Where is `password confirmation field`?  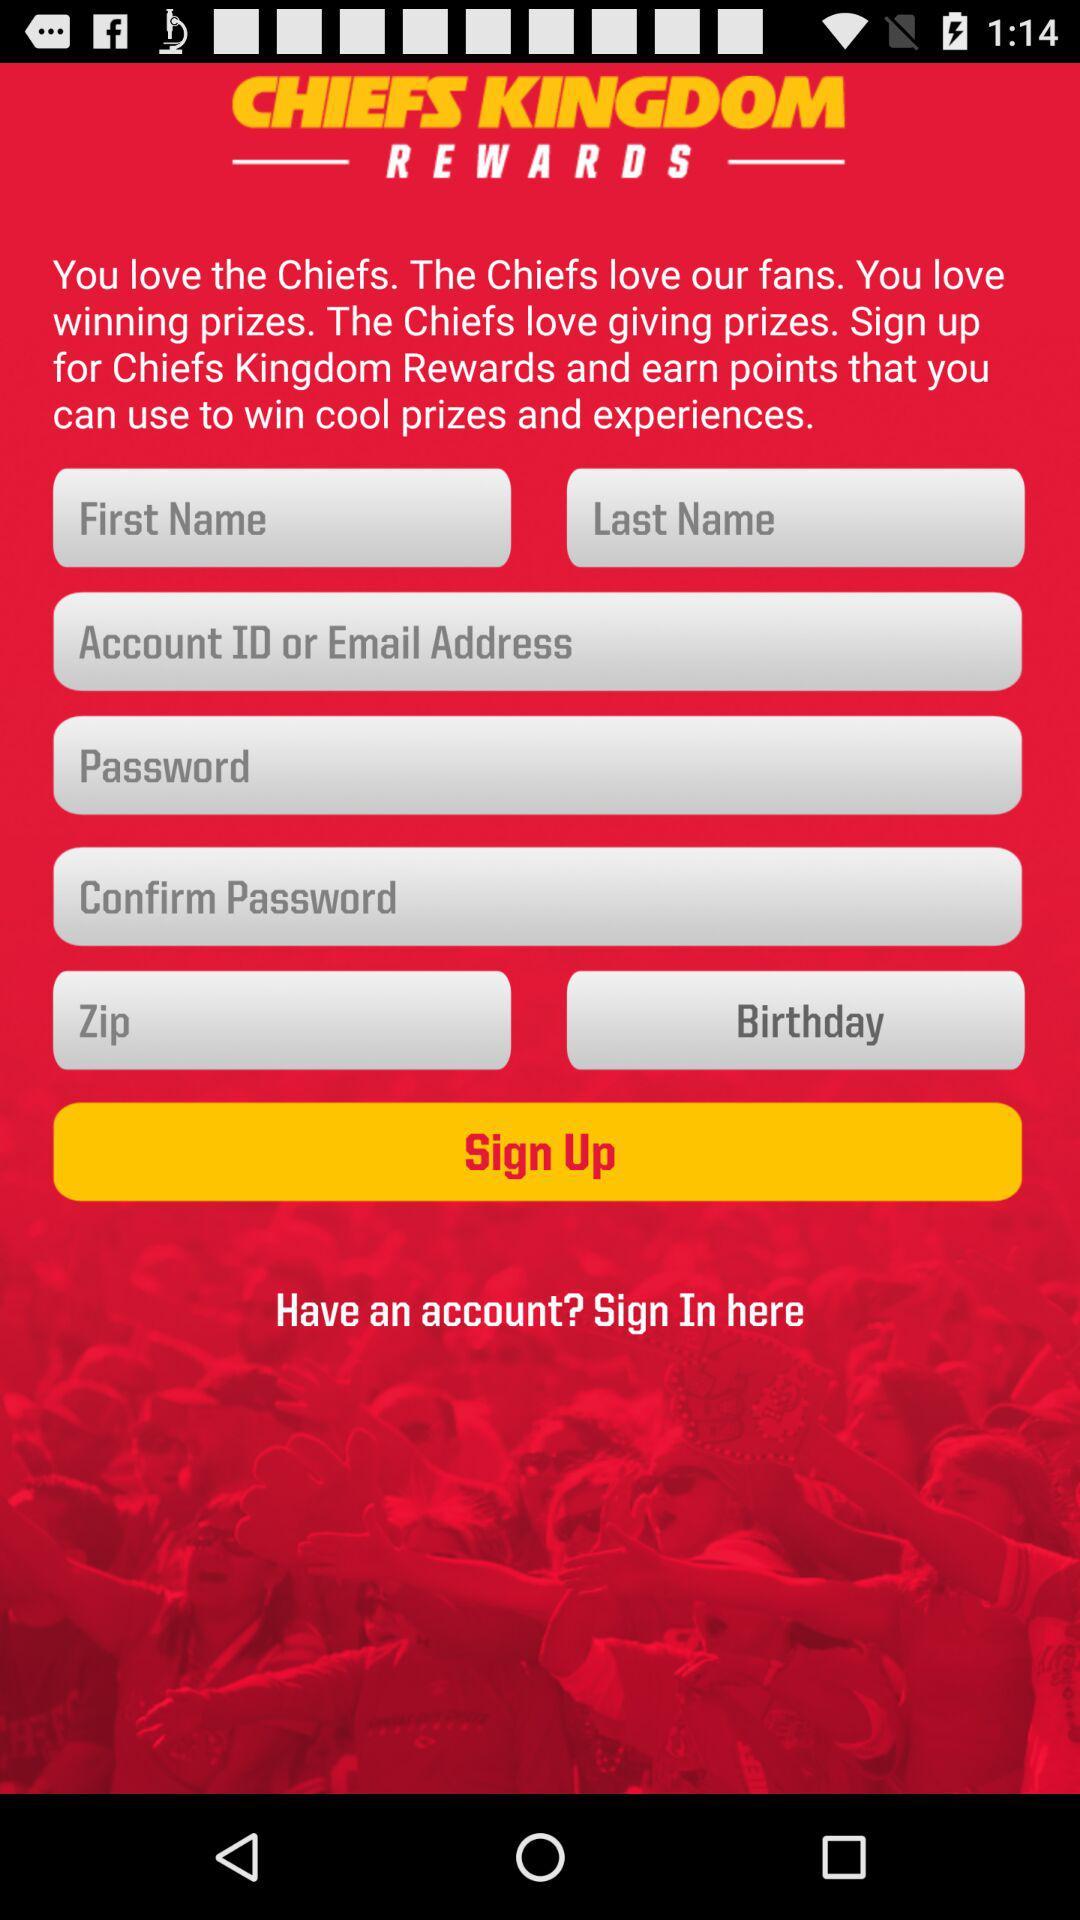
password confirmation field is located at coordinates (540, 896).